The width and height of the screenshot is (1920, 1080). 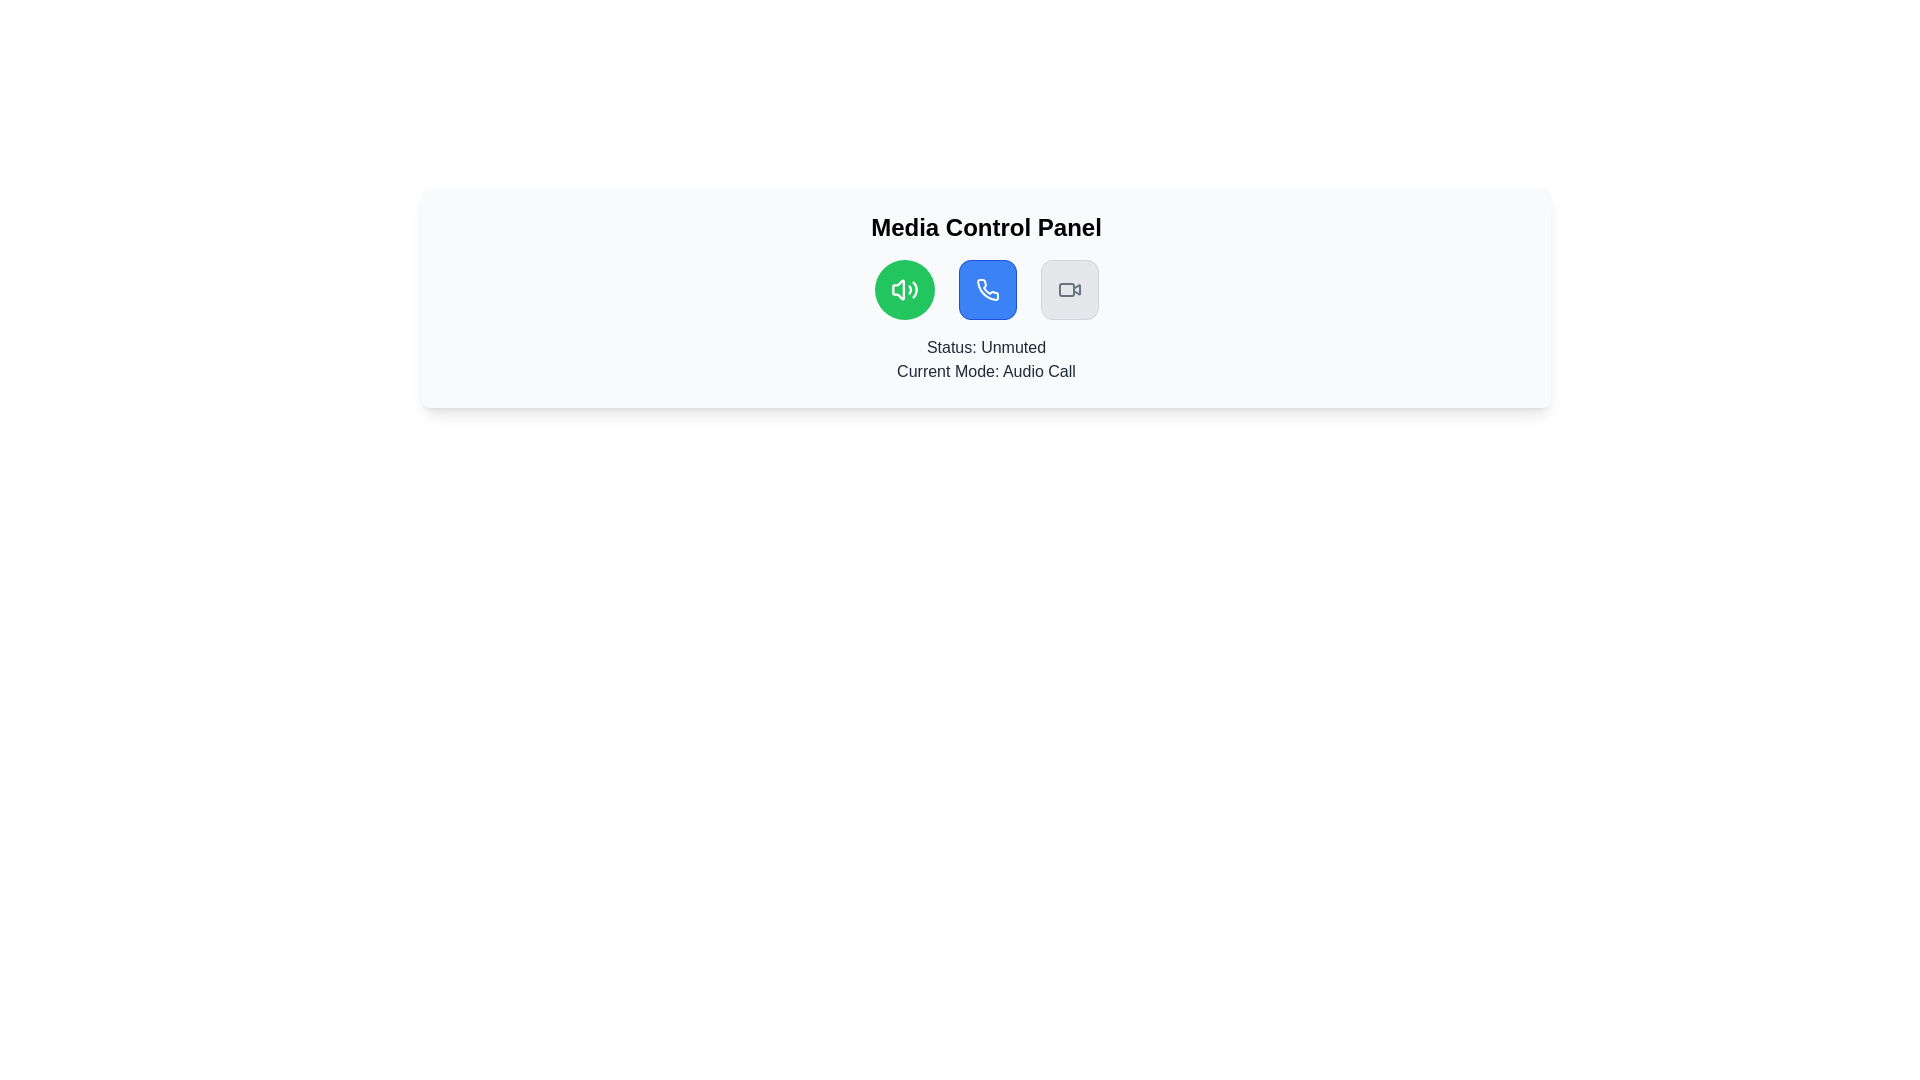 I want to click on the mute button in the Media Control Panel, so click(x=903, y=289).